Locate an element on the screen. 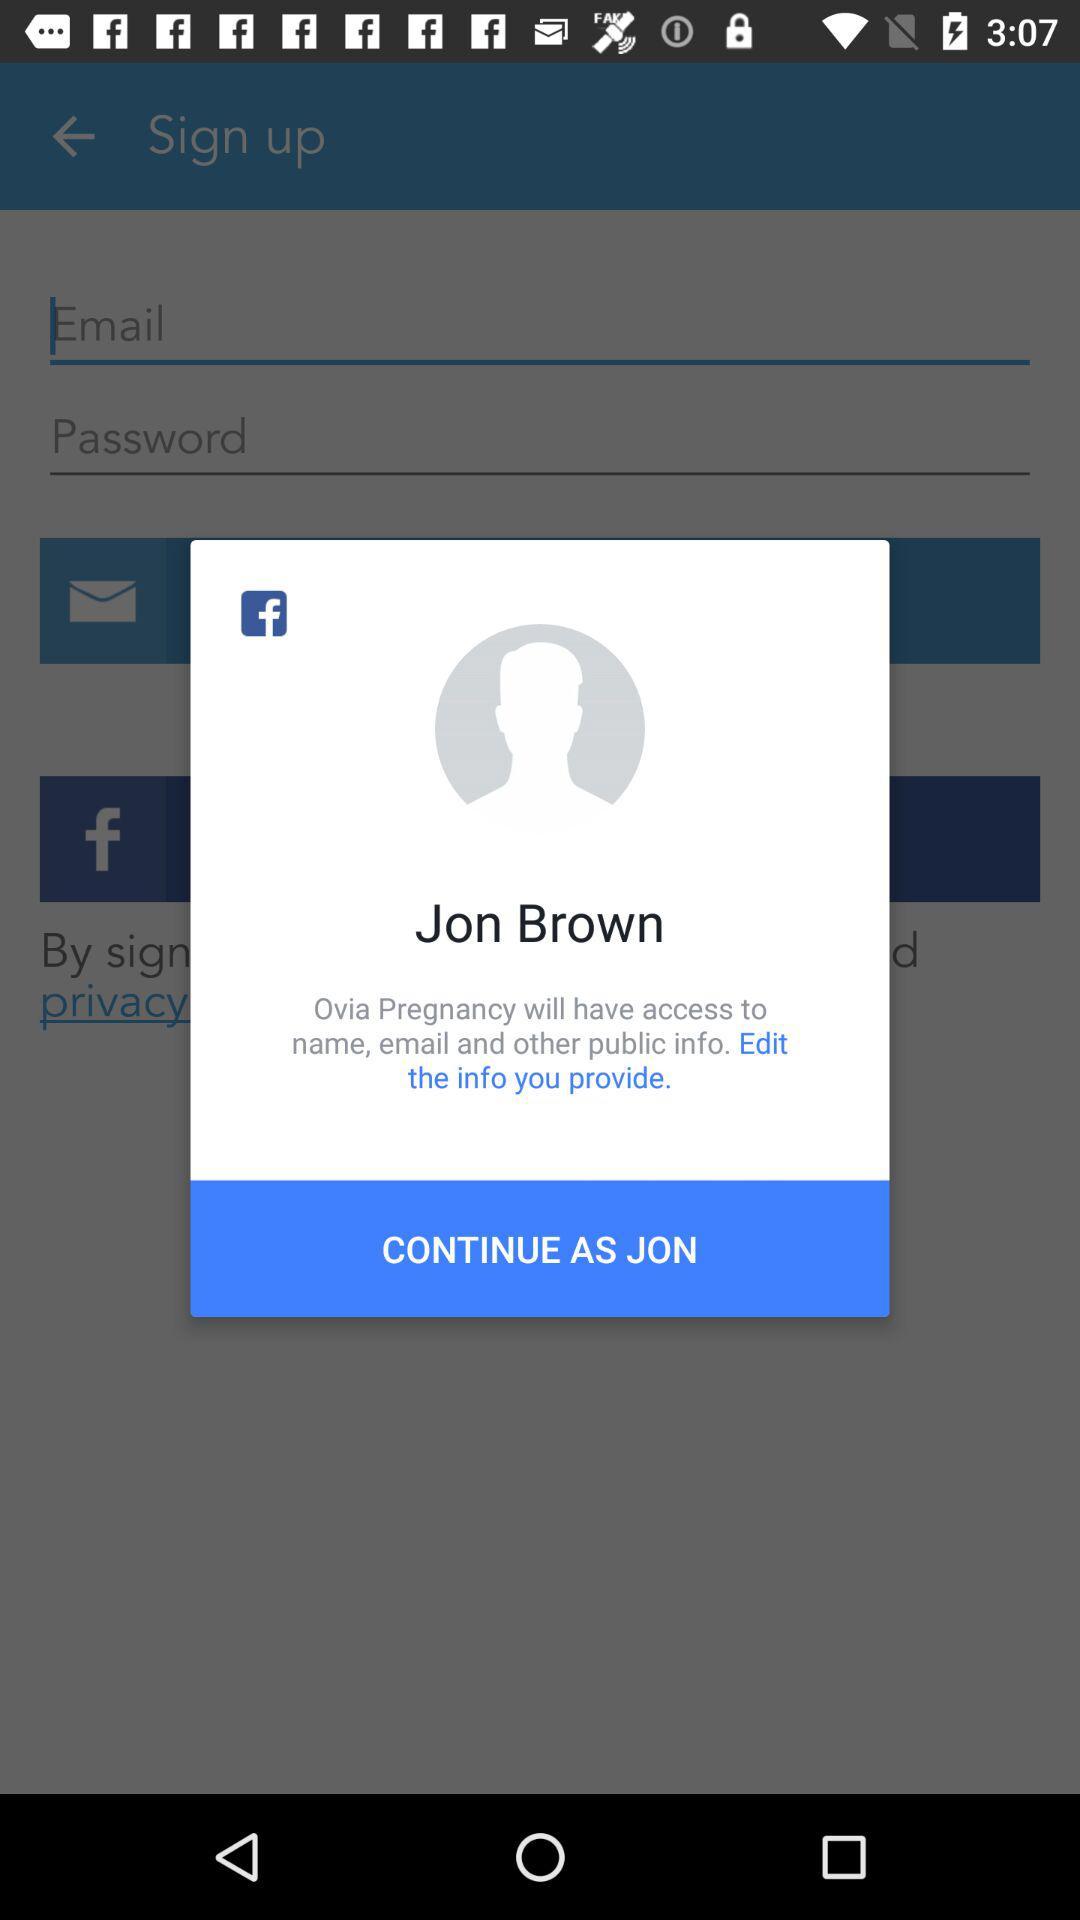 The height and width of the screenshot is (1920, 1080). continue as jon item is located at coordinates (540, 1247).